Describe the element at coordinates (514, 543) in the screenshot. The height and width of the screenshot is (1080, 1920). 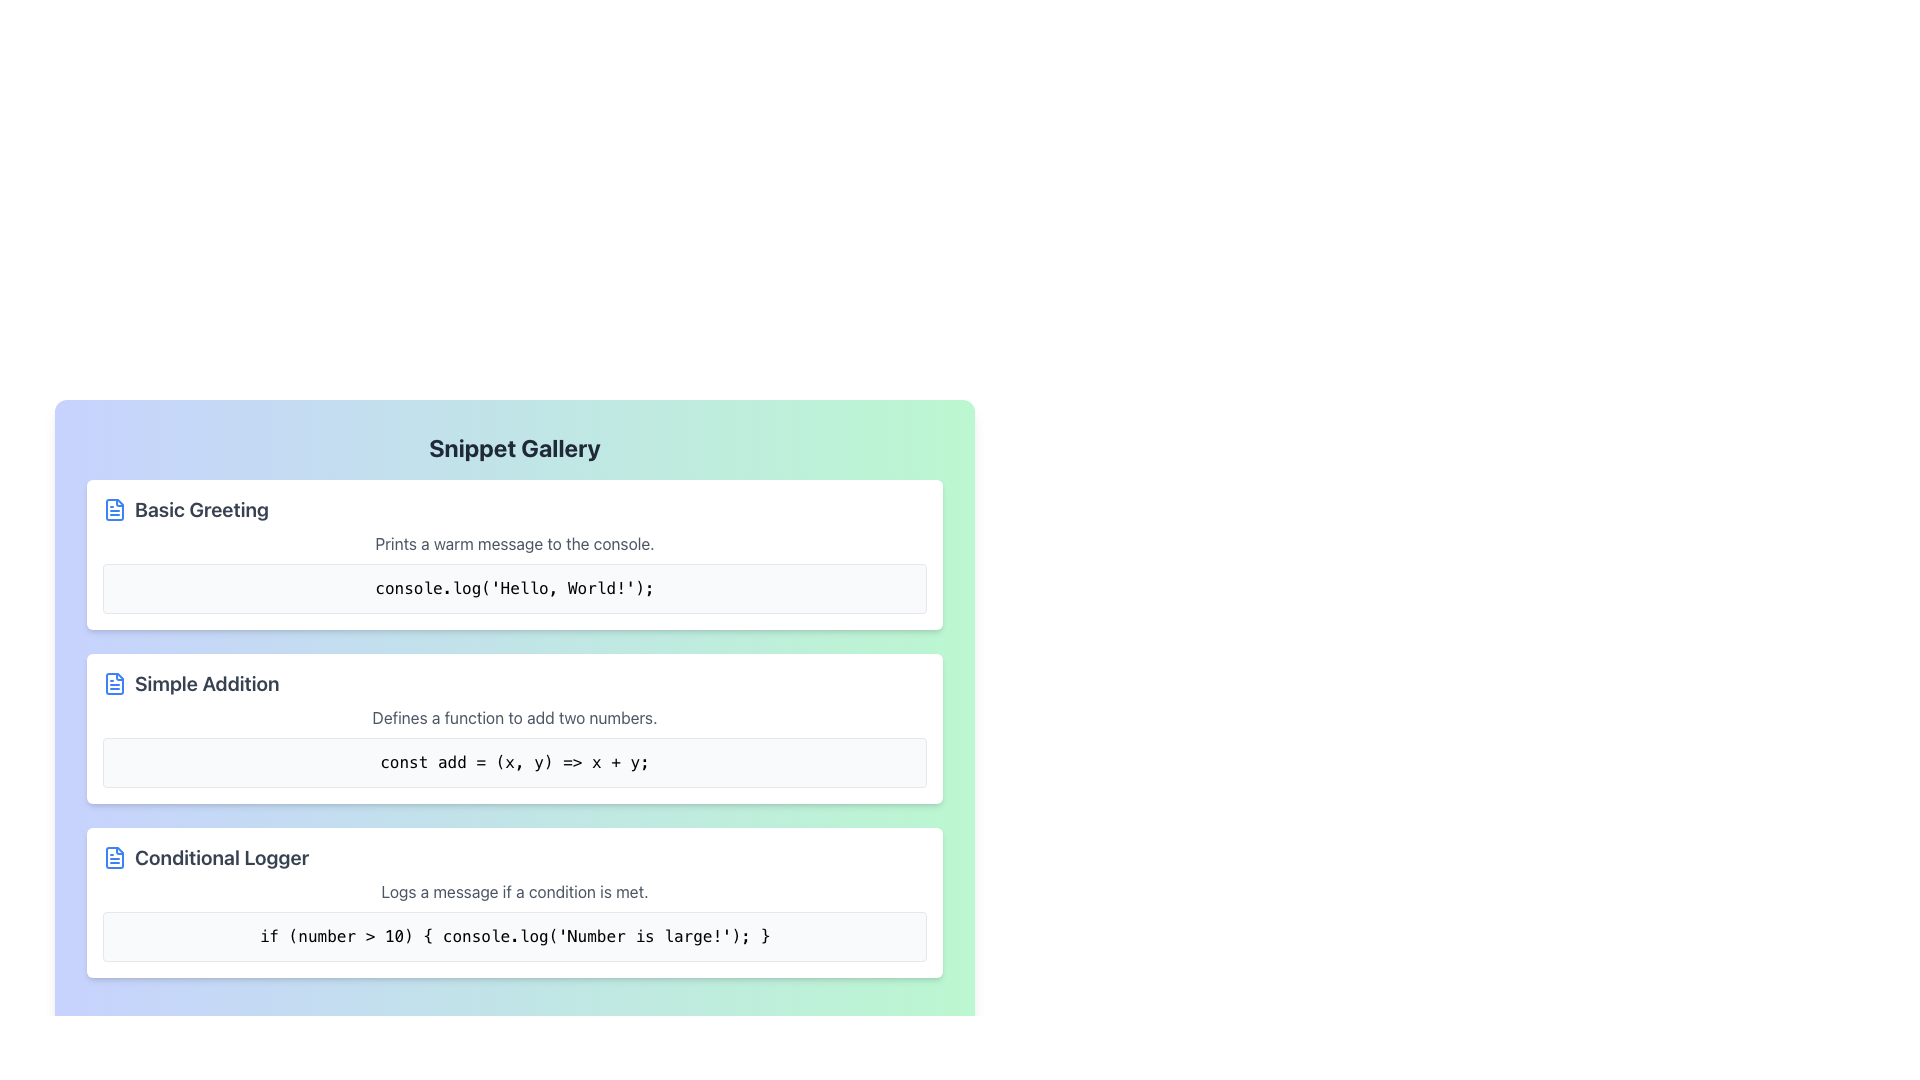
I see `text element that displays 'Prints a warm message to the console.' located within the 'Basic Greeting' card layout` at that location.